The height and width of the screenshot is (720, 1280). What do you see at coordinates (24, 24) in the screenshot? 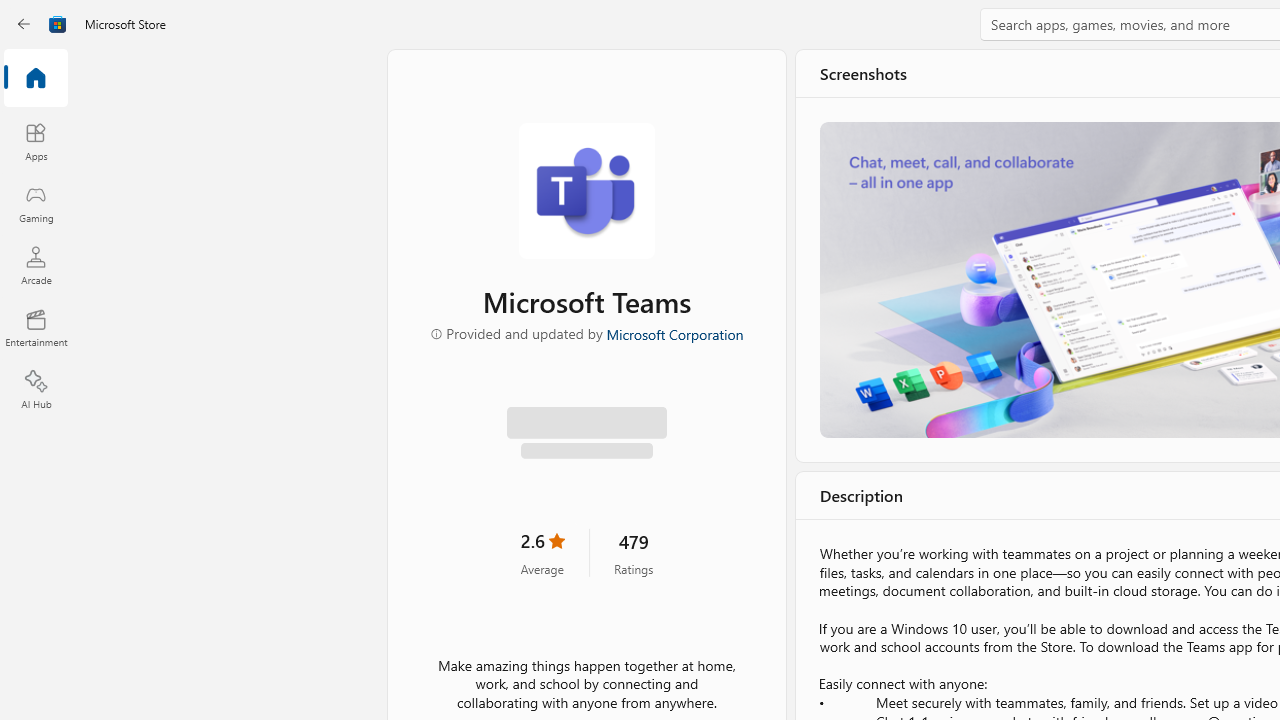
I see `'Back'` at bounding box center [24, 24].